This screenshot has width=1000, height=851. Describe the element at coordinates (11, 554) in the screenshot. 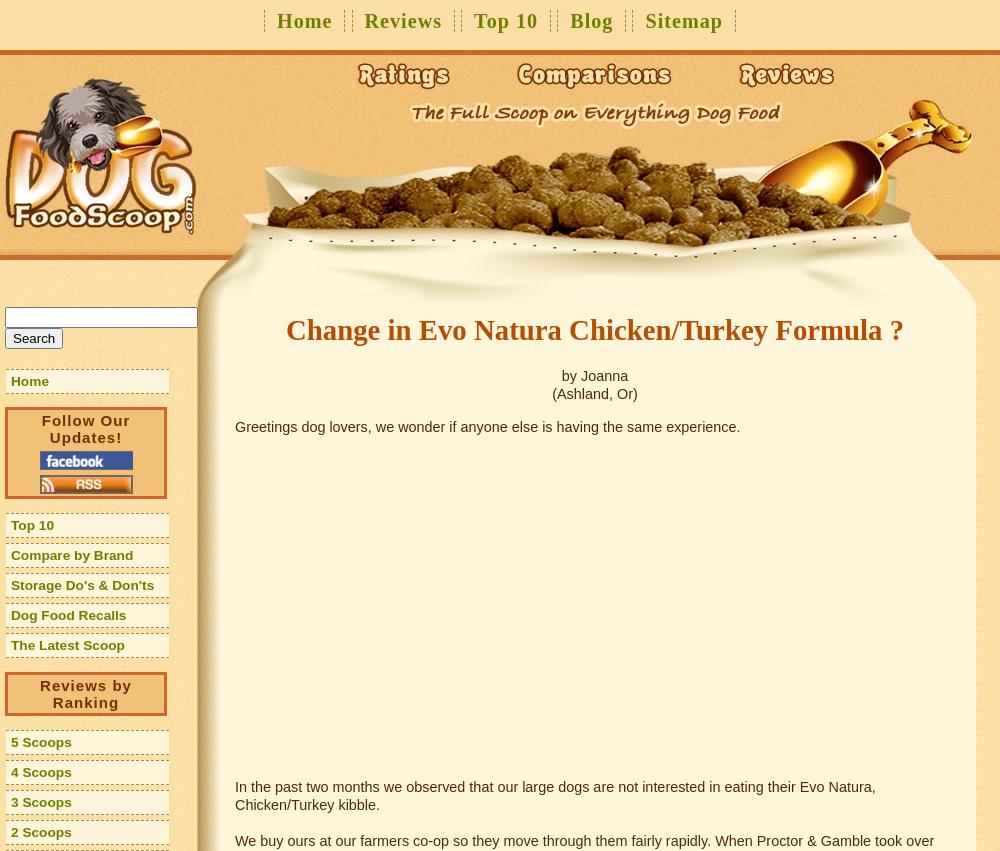

I see `'Compare by Brand'` at that location.